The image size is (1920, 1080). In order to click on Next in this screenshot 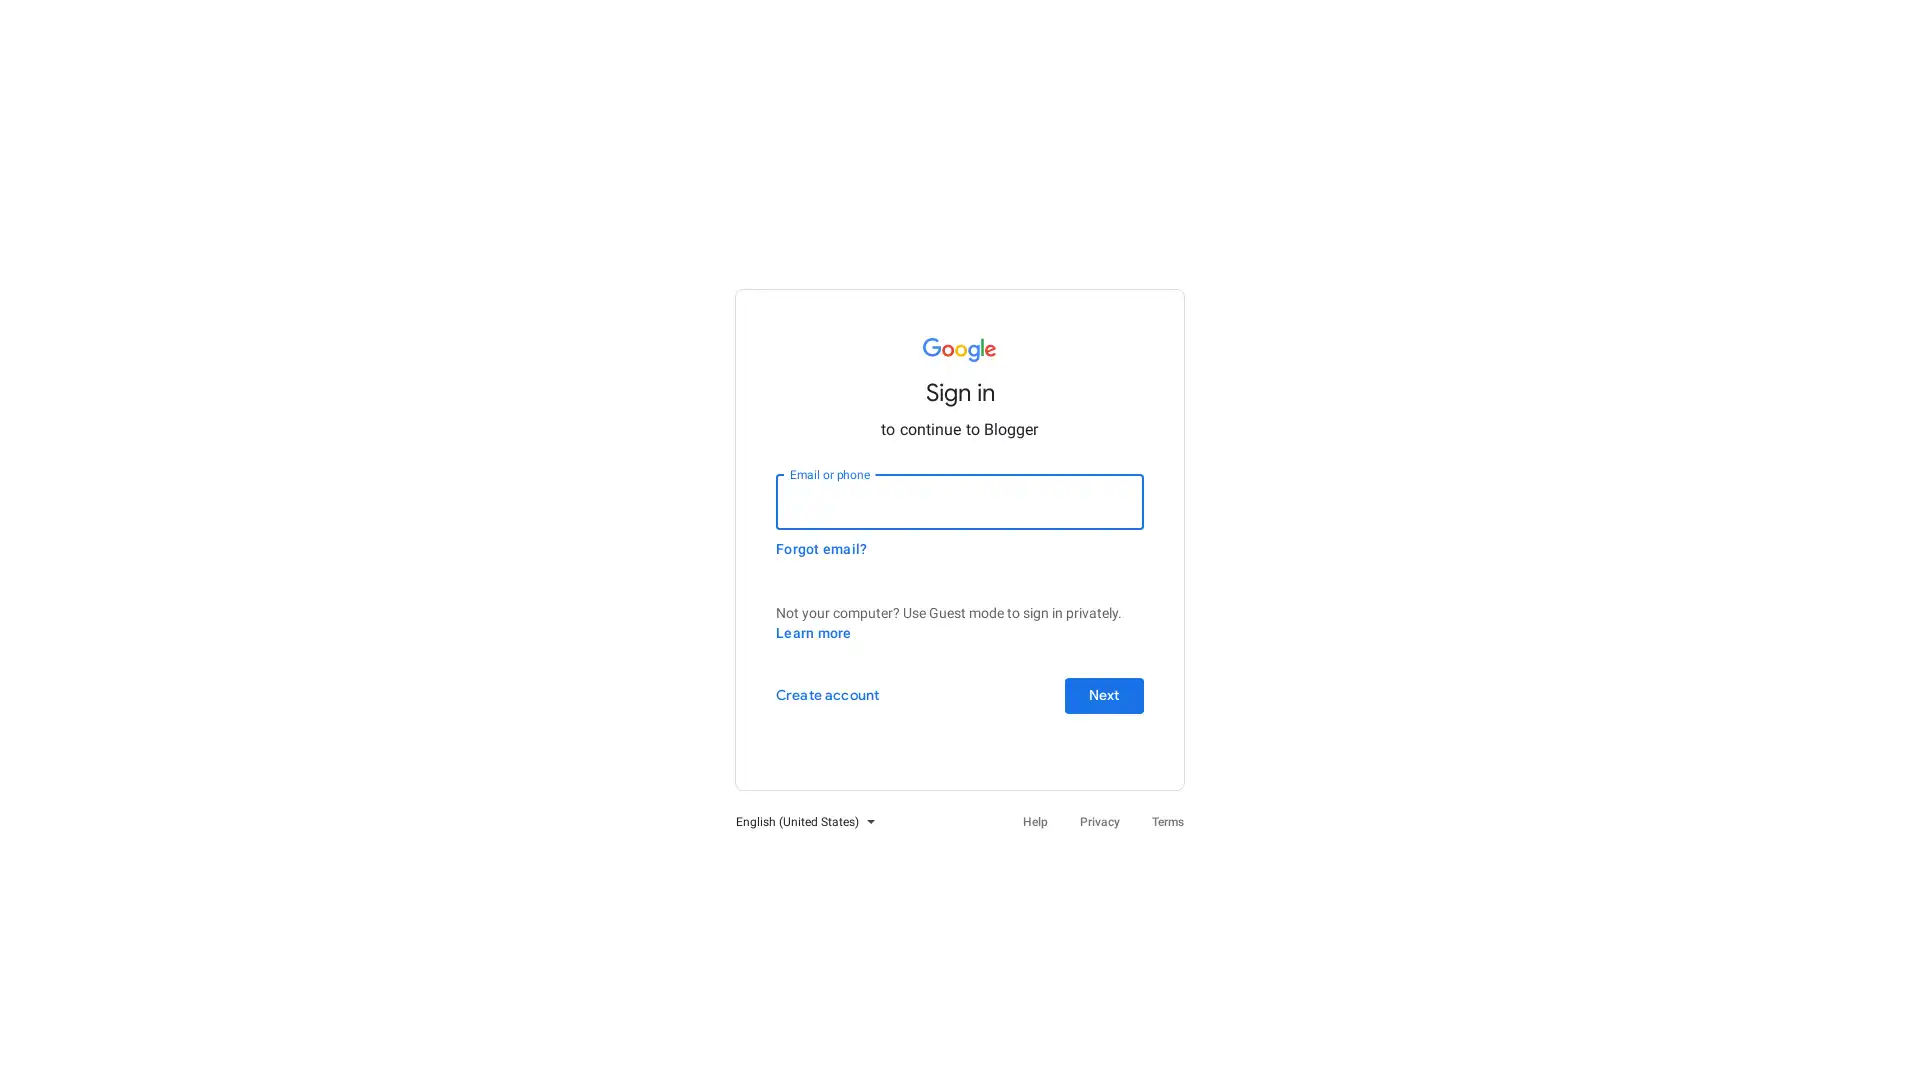, I will do `click(1103, 693)`.